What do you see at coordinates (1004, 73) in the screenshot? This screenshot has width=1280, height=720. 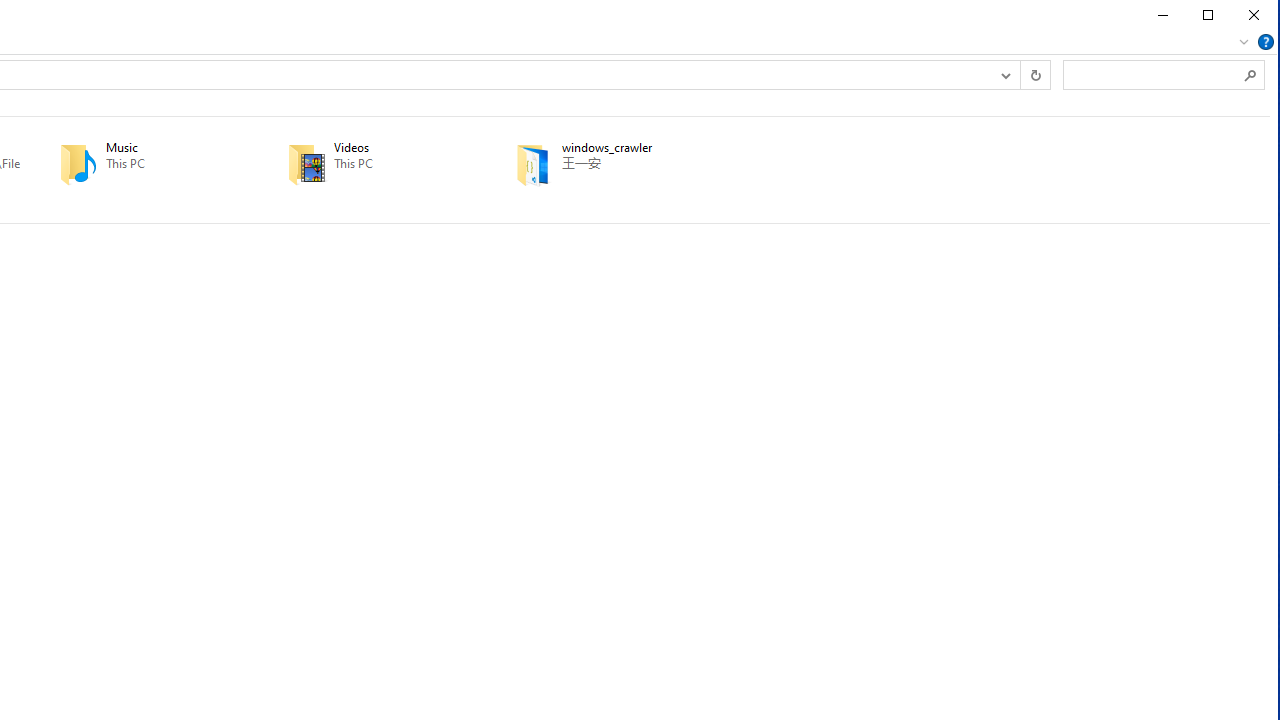 I see `'Previous Locations'` at bounding box center [1004, 73].